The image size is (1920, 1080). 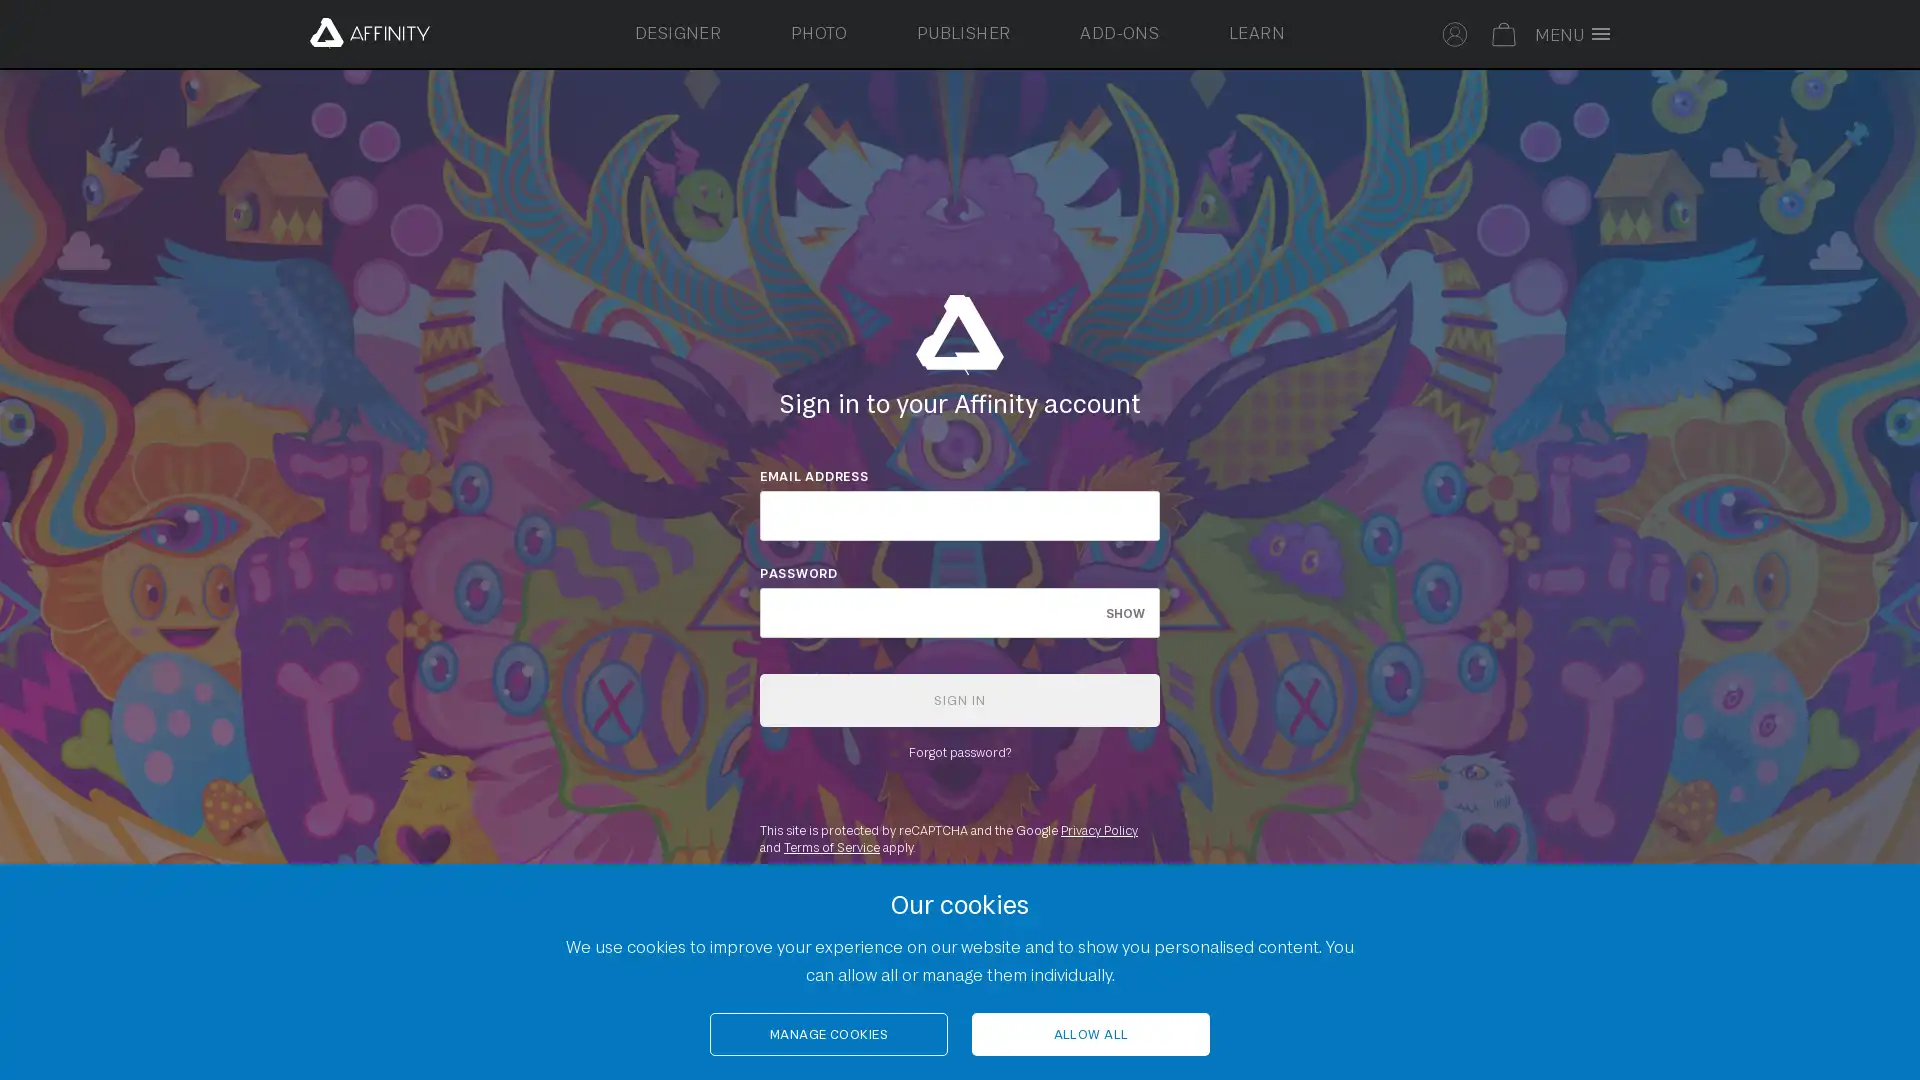 I want to click on Sign in to your Affinity account, so click(x=1455, y=31).